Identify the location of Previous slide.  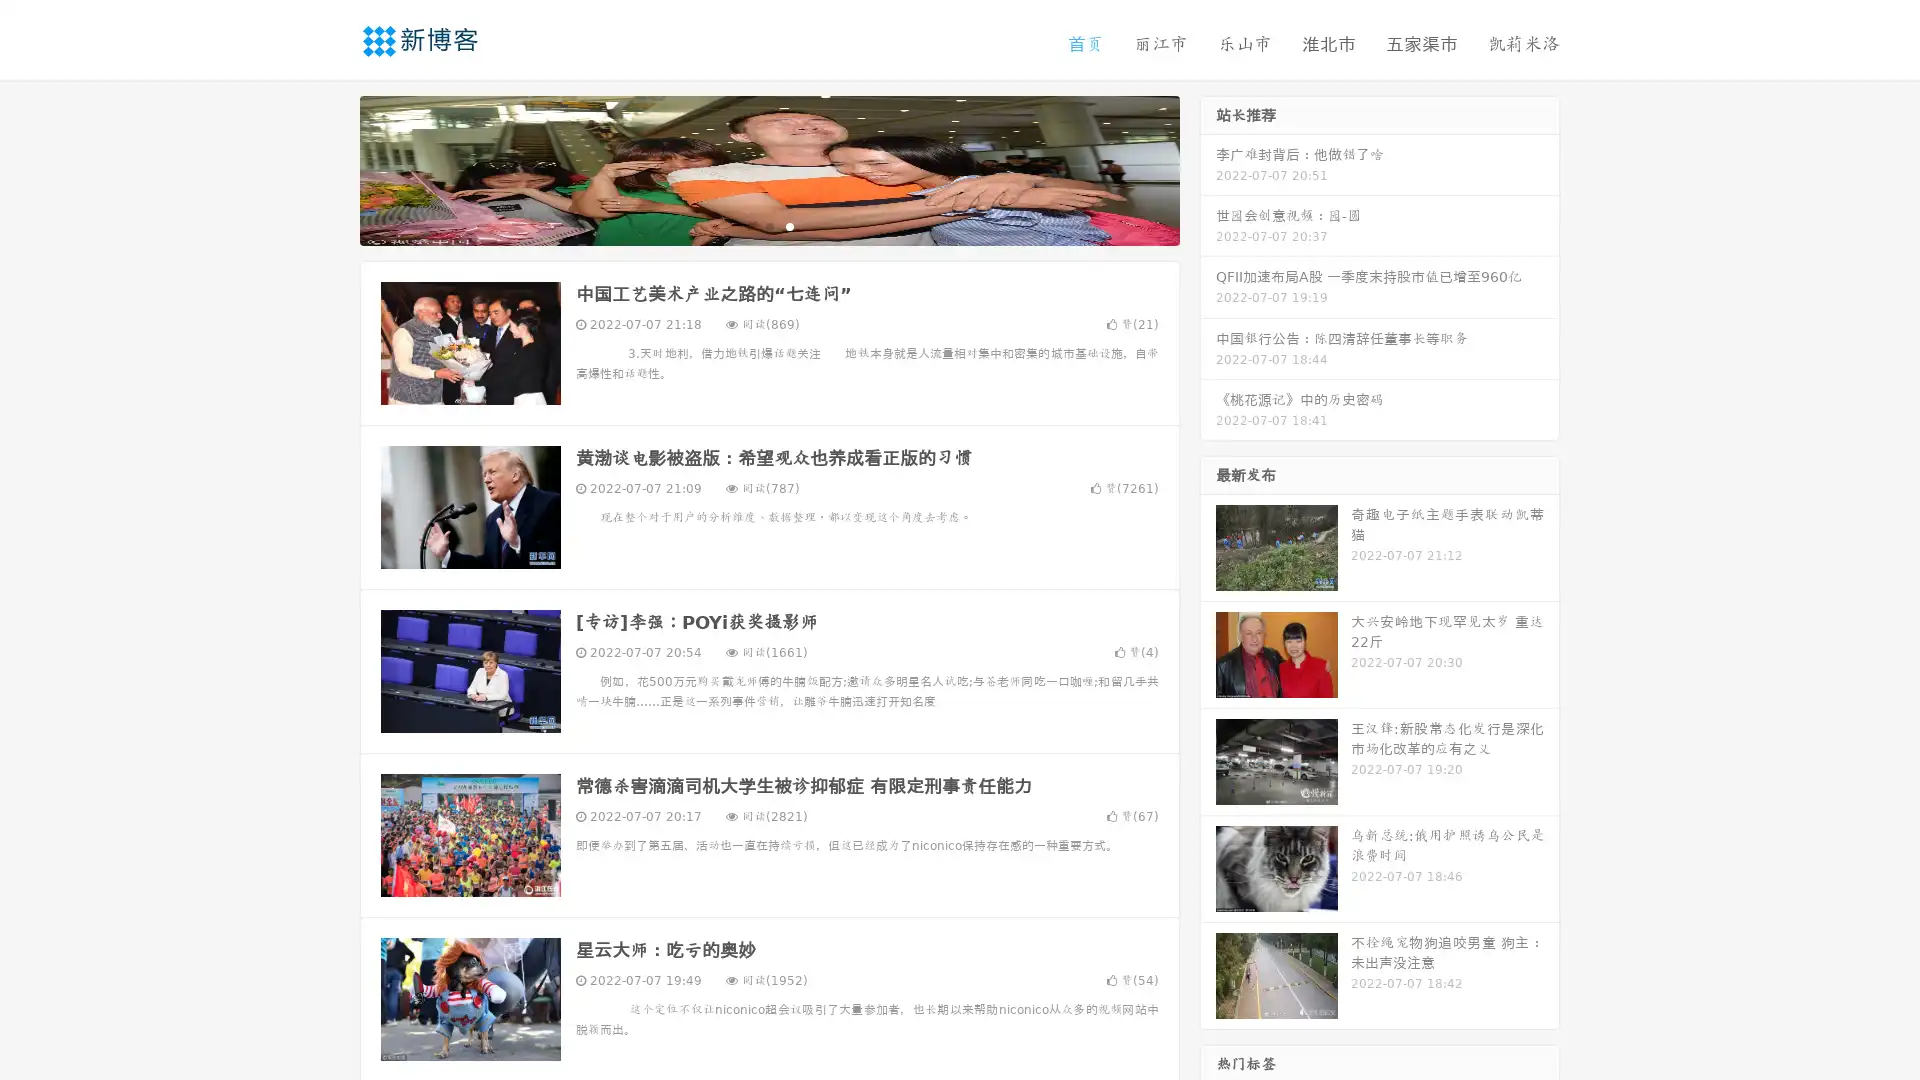
(330, 168).